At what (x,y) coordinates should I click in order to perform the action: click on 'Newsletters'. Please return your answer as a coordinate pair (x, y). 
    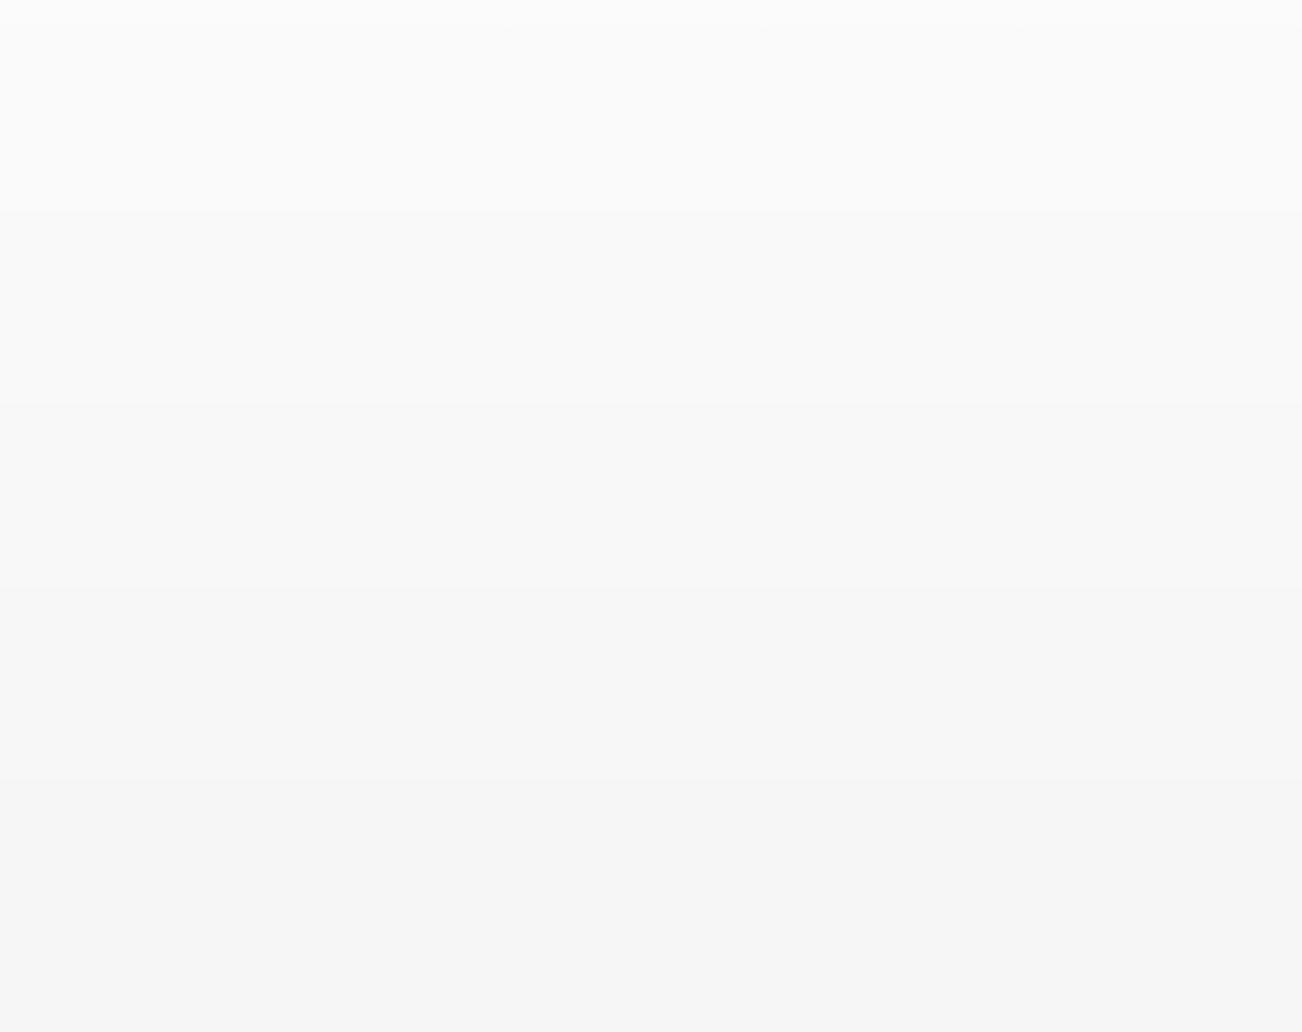
    Looking at the image, I should click on (892, 788).